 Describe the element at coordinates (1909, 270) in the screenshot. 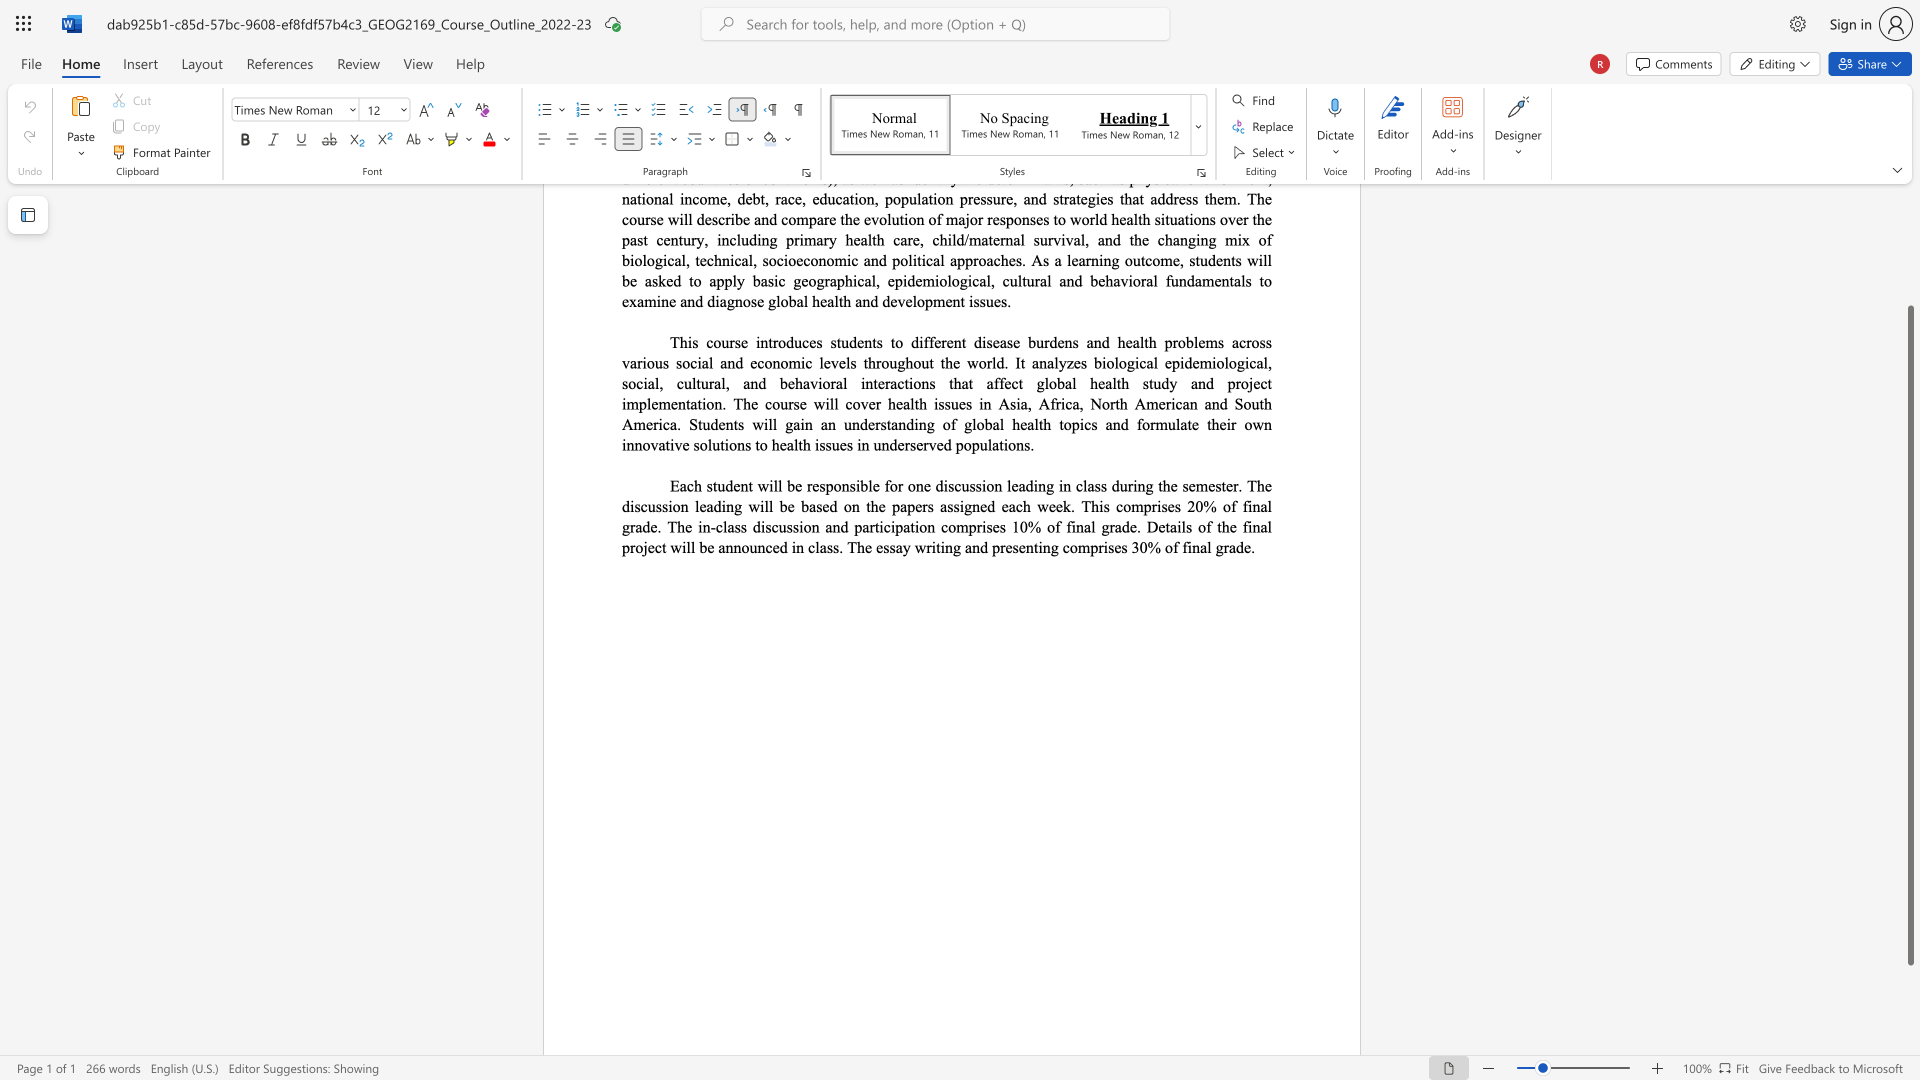

I see `the scrollbar to move the view up` at that location.